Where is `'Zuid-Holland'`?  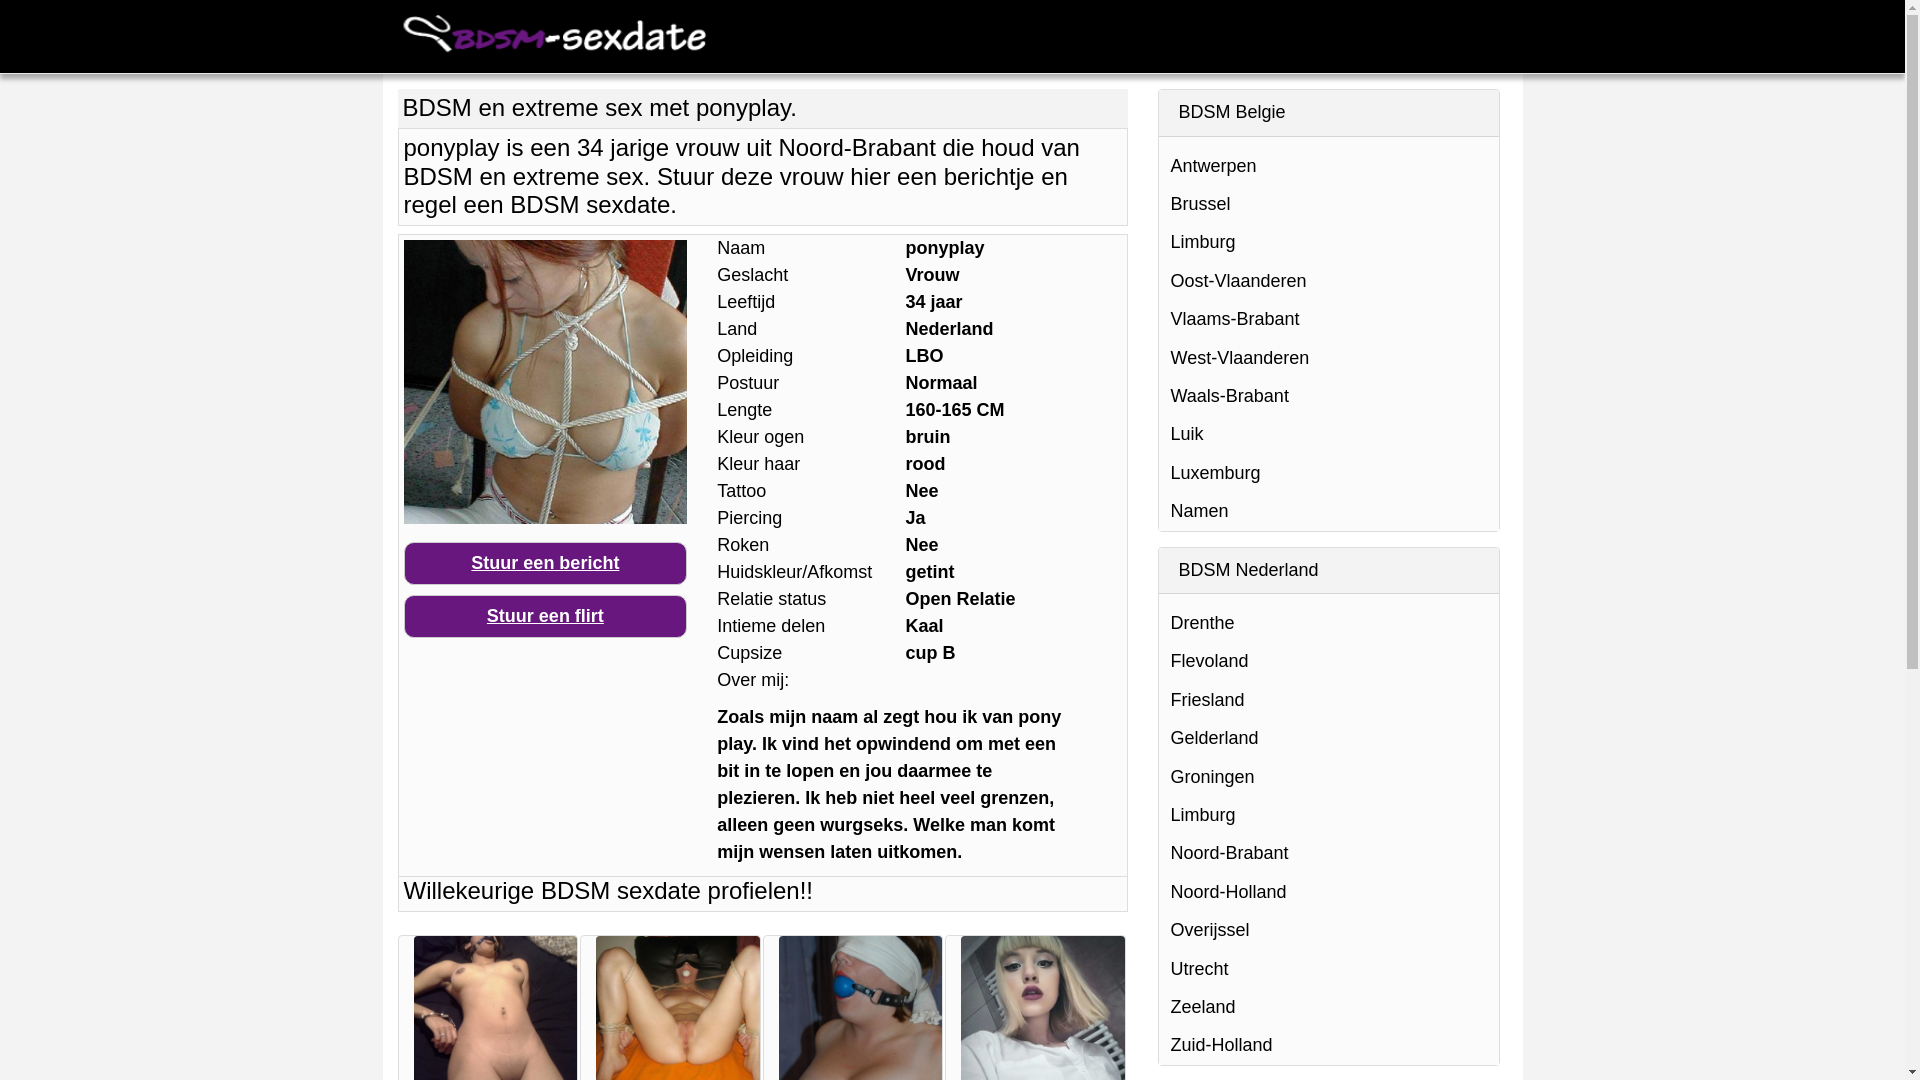
'Zuid-Holland' is located at coordinates (1328, 1044).